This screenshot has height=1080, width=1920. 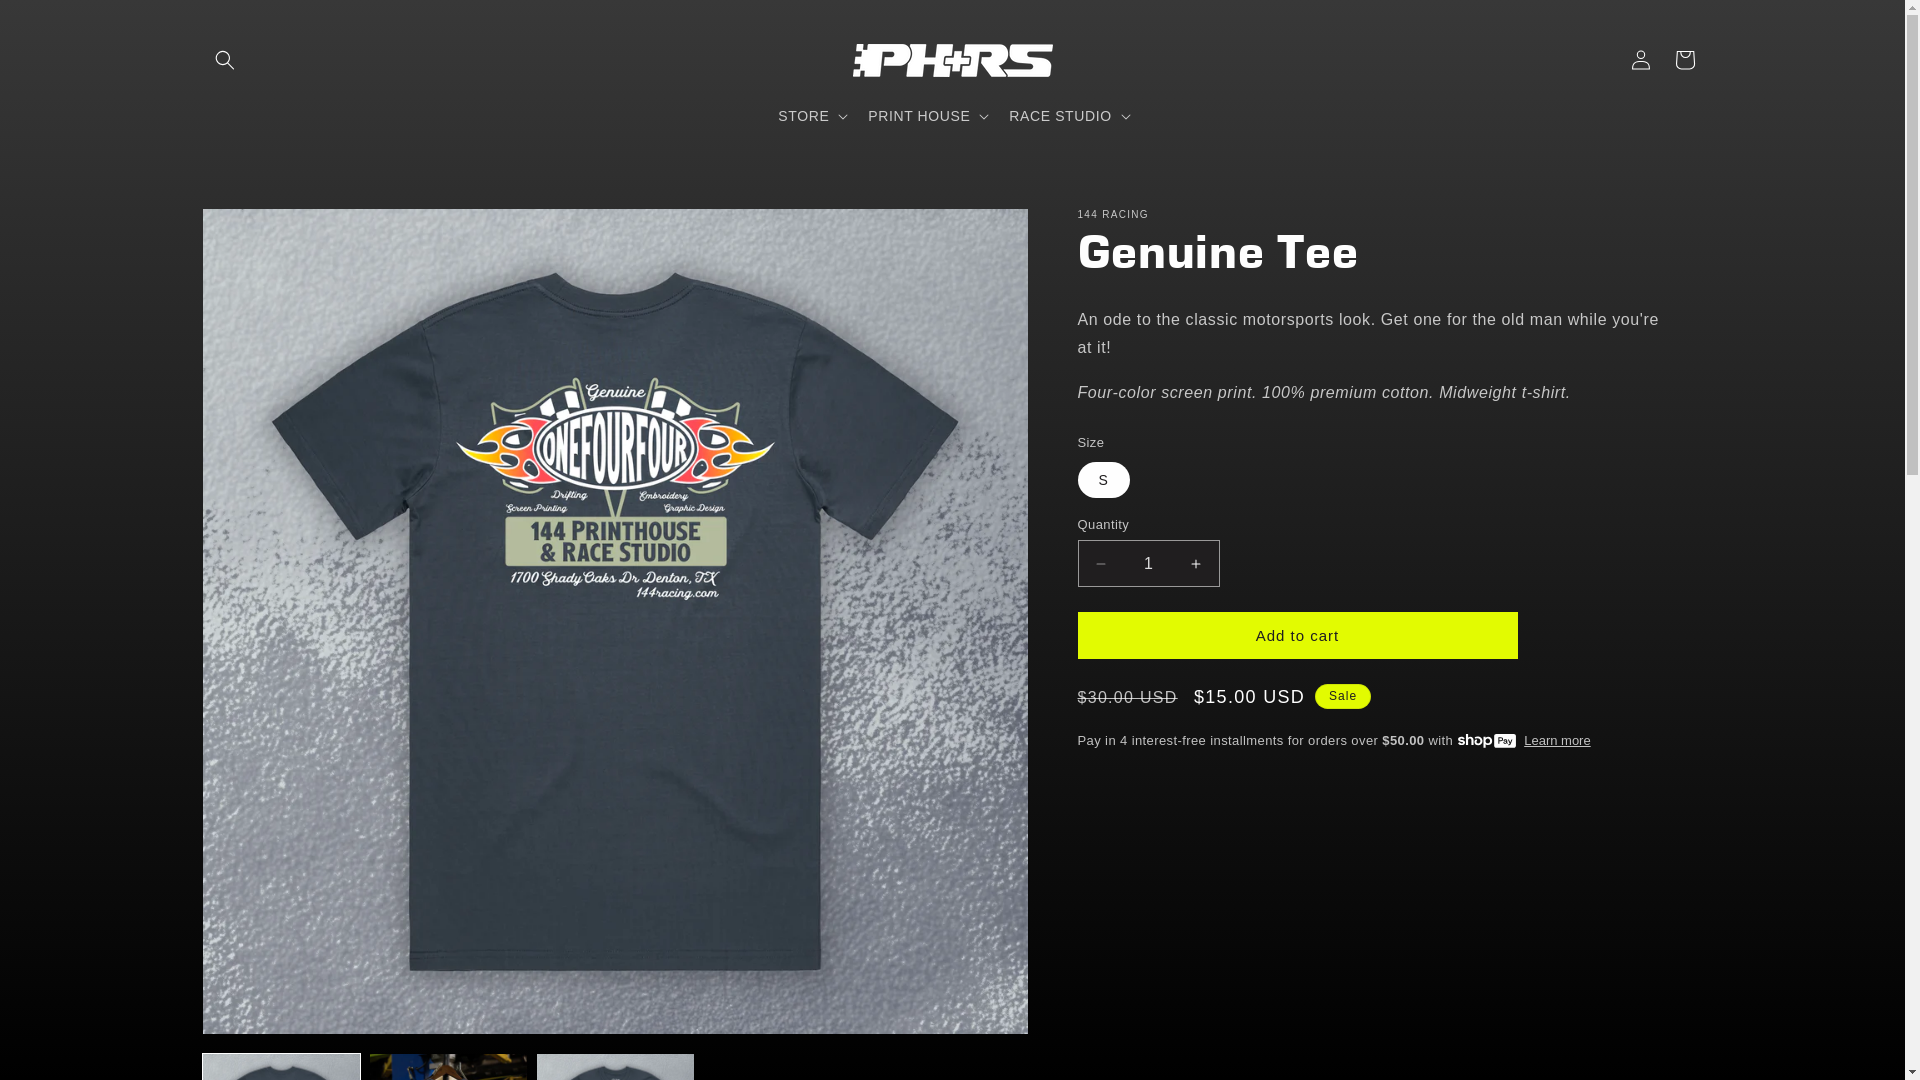 What do you see at coordinates (1174, 563) in the screenshot?
I see `'Increase quantity for Genuine Tee'` at bounding box center [1174, 563].